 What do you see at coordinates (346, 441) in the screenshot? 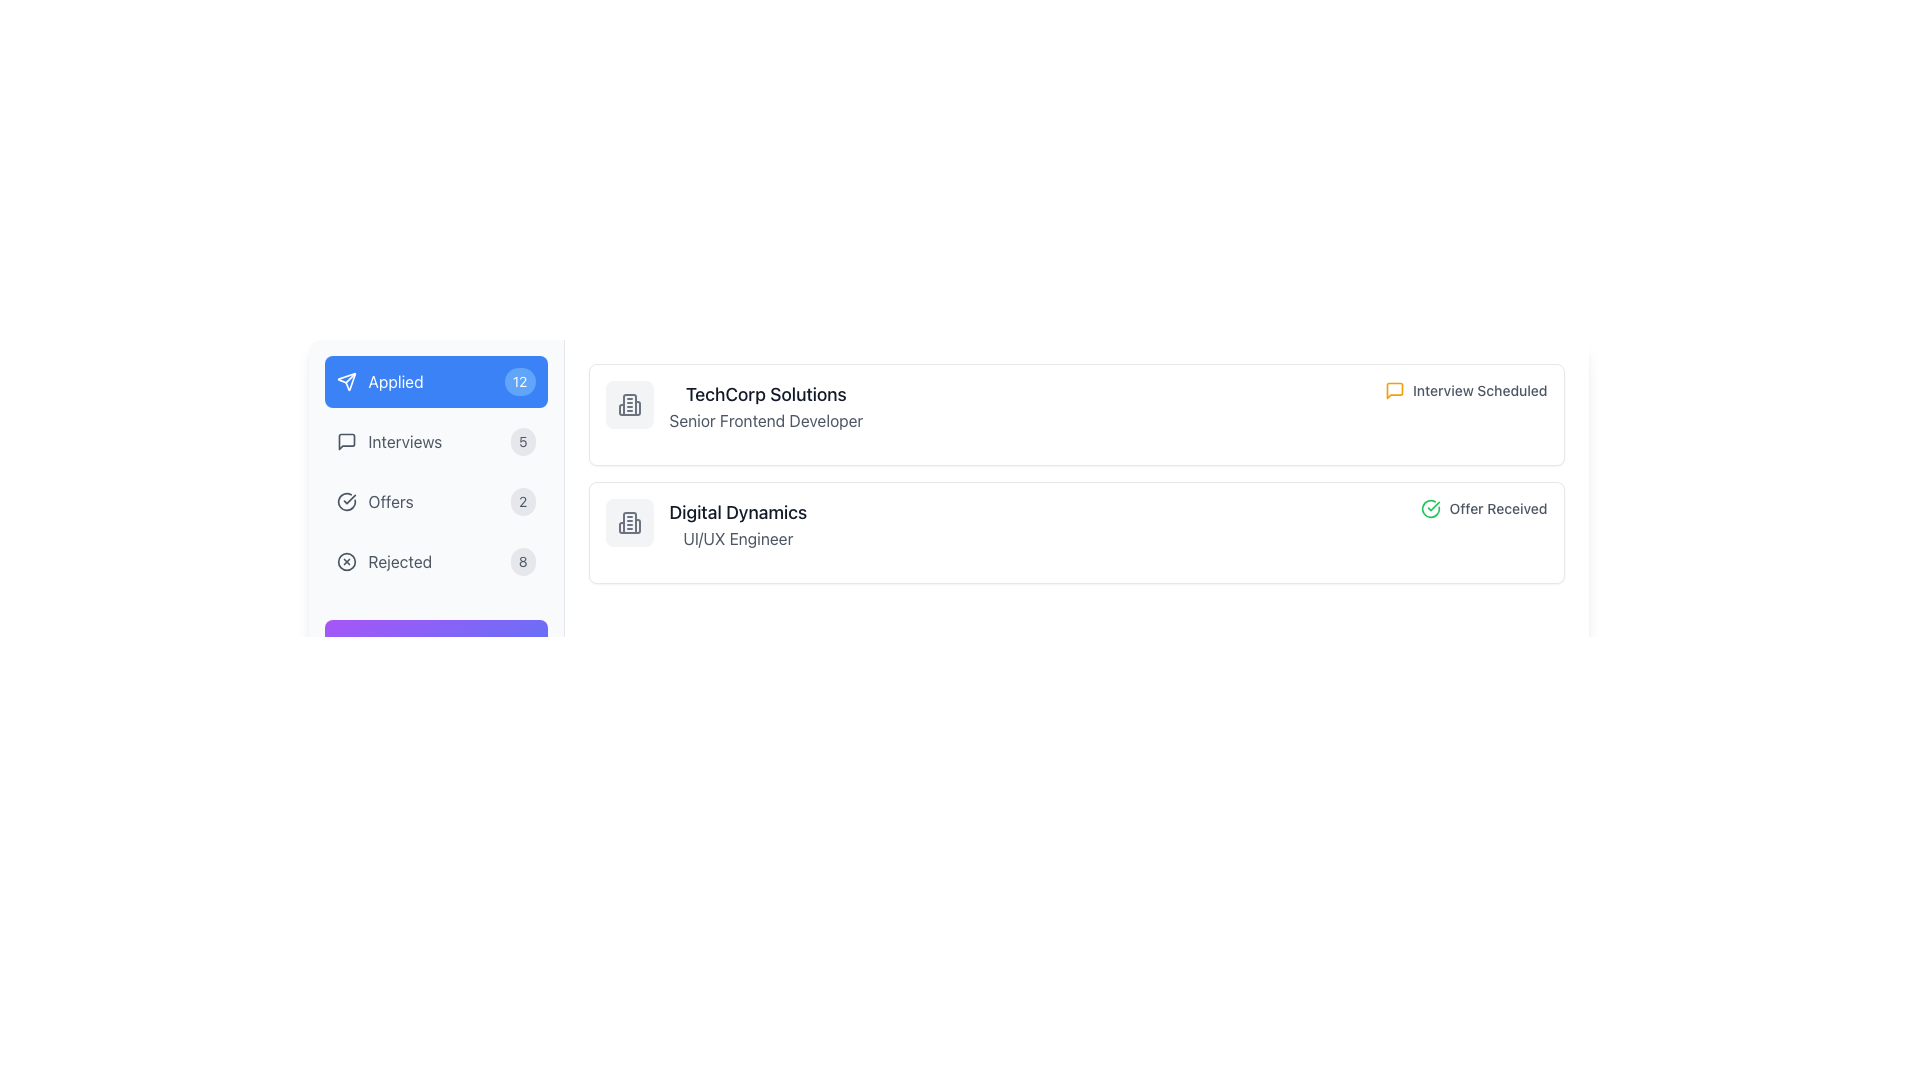
I see `or interpret the graphical representation of the speech bubble icon, which is a minimalistic SVG element with a pointed tail, located near the 'Interviews' section` at bounding box center [346, 441].